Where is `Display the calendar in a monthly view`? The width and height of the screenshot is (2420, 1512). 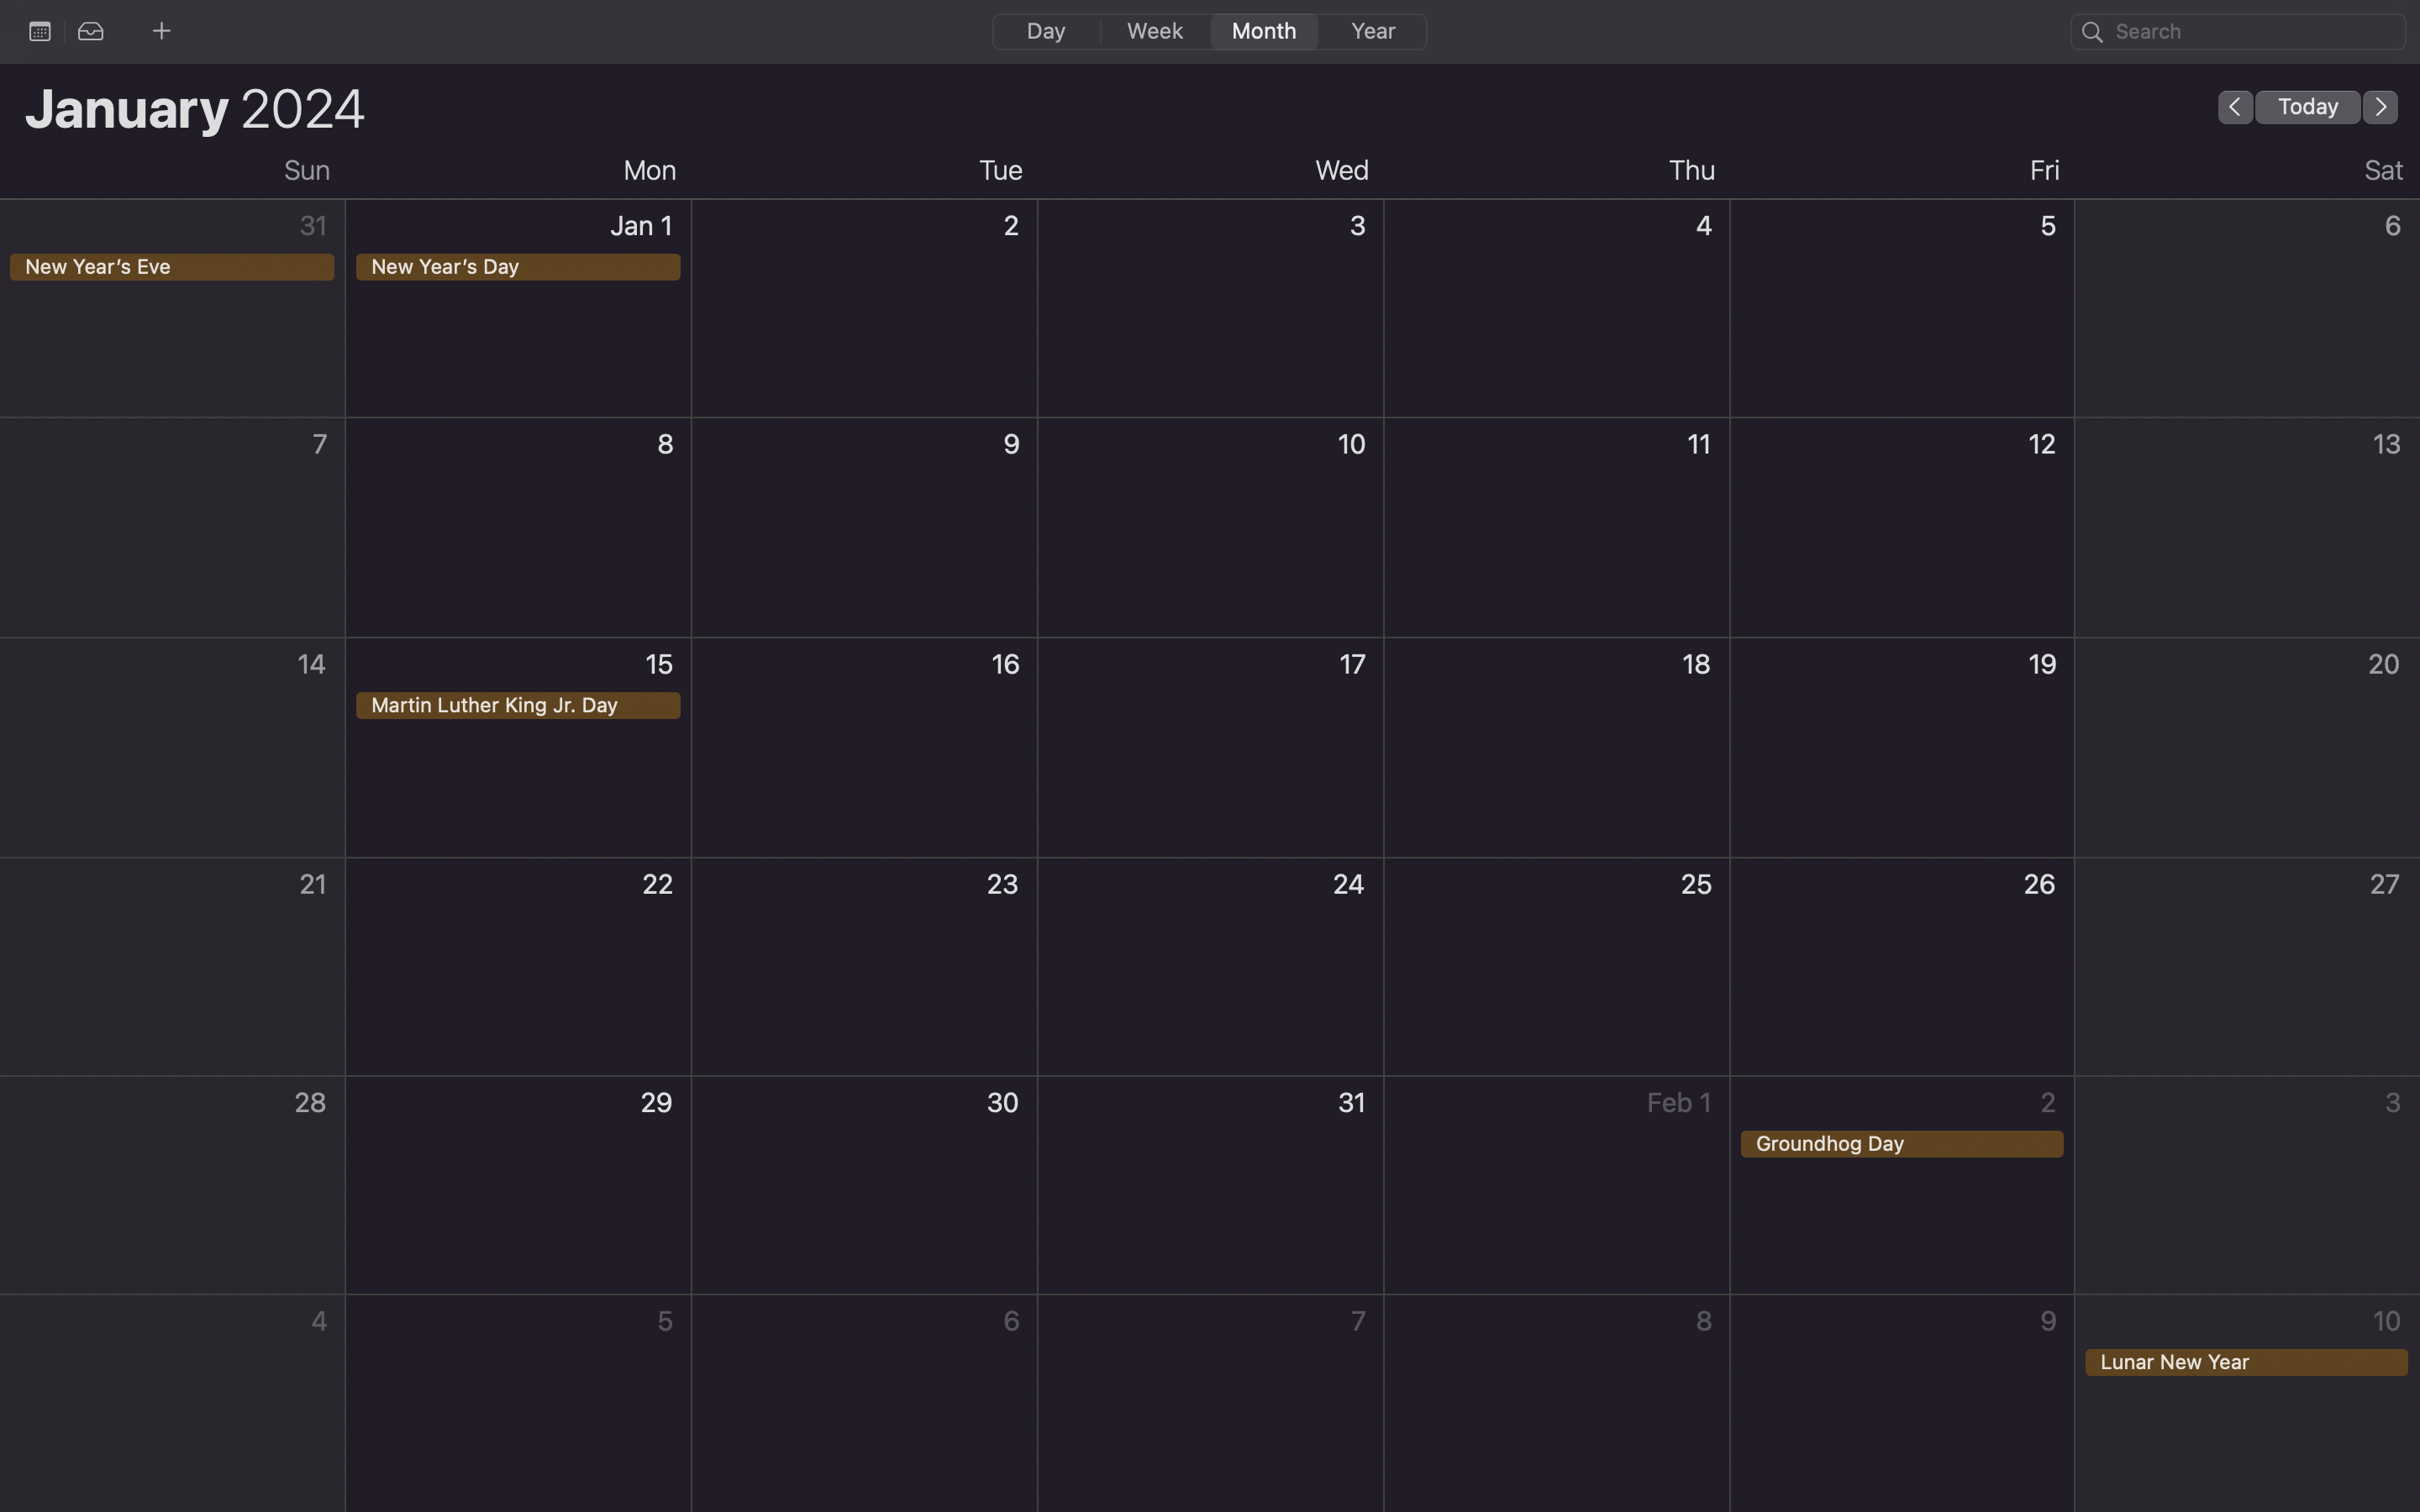
Display the calendar in a monthly view is located at coordinates (1260, 30).